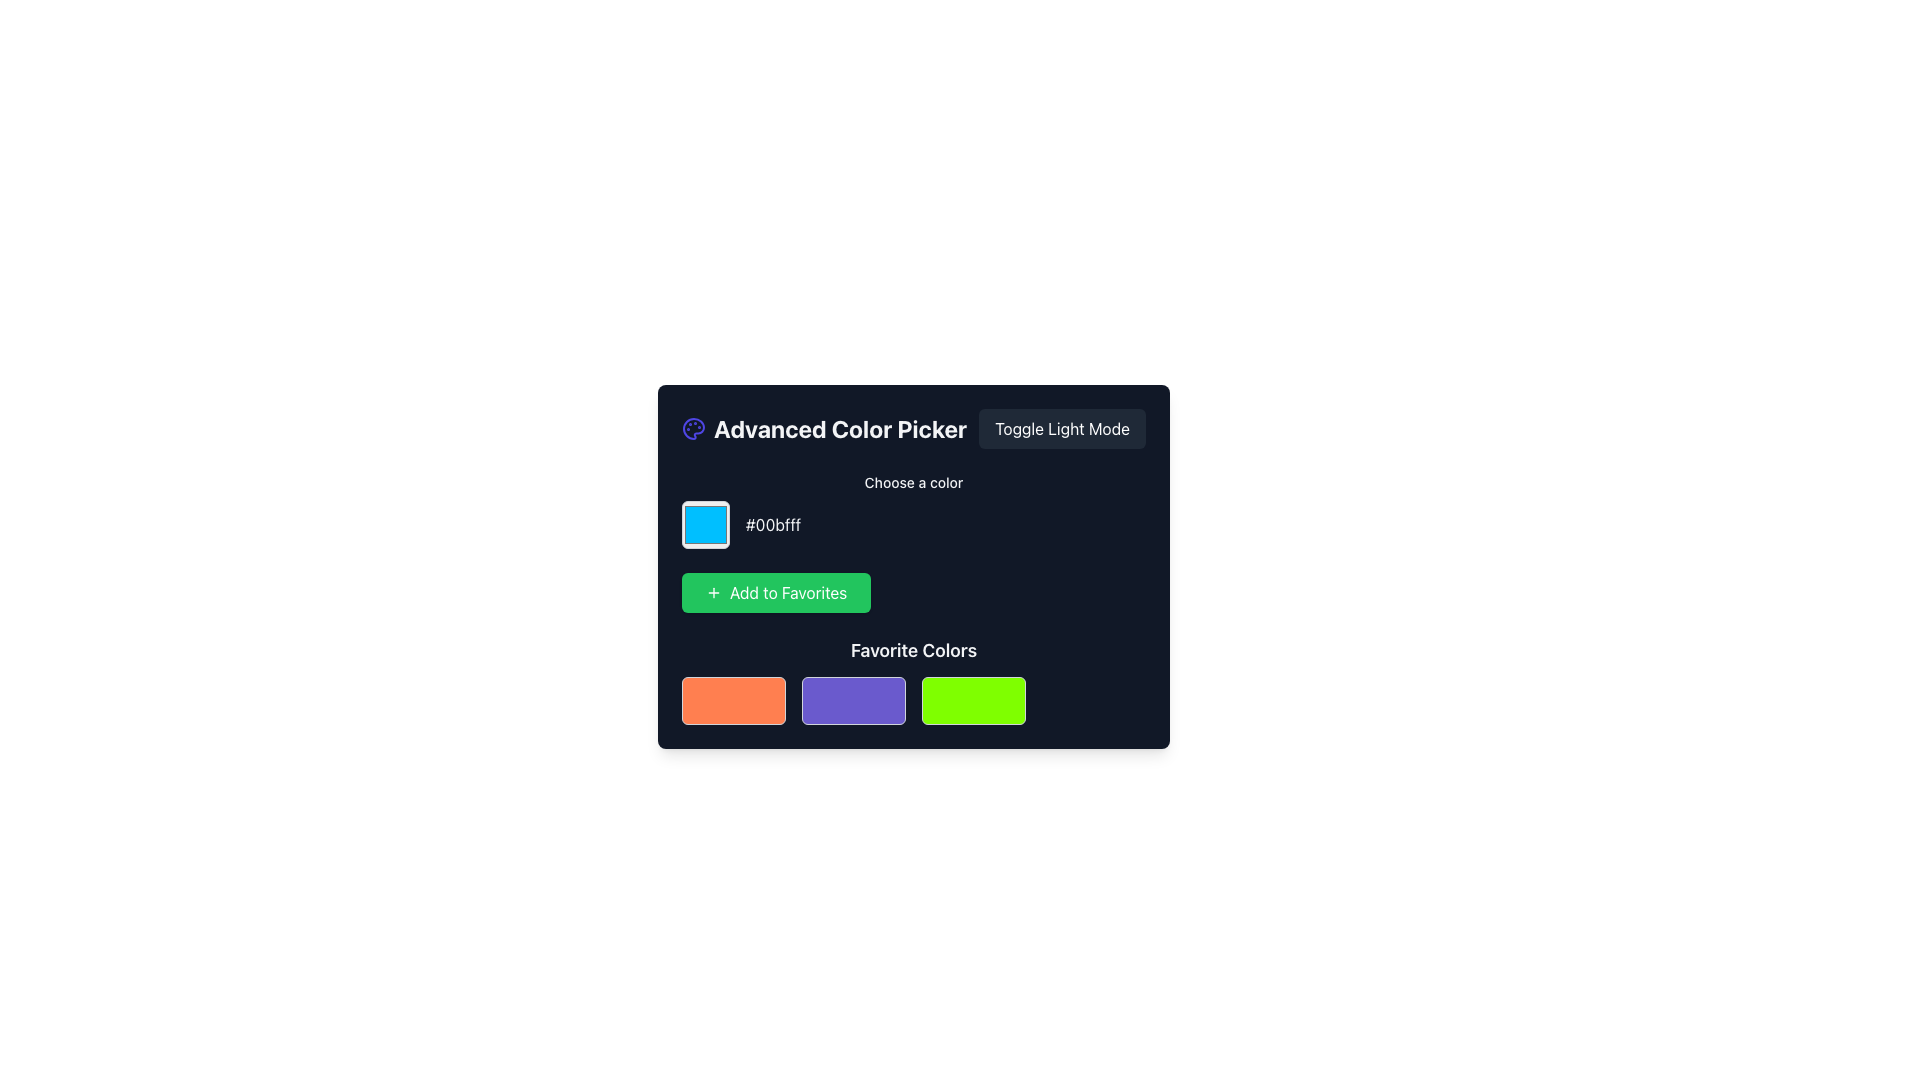 This screenshot has height=1080, width=1920. Describe the element at coordinates (974, 700) in the screenshot. I see `the bright green color tile with rounded corners located at the bottom-right corner of the 'Favorite Colors' section` at that location.